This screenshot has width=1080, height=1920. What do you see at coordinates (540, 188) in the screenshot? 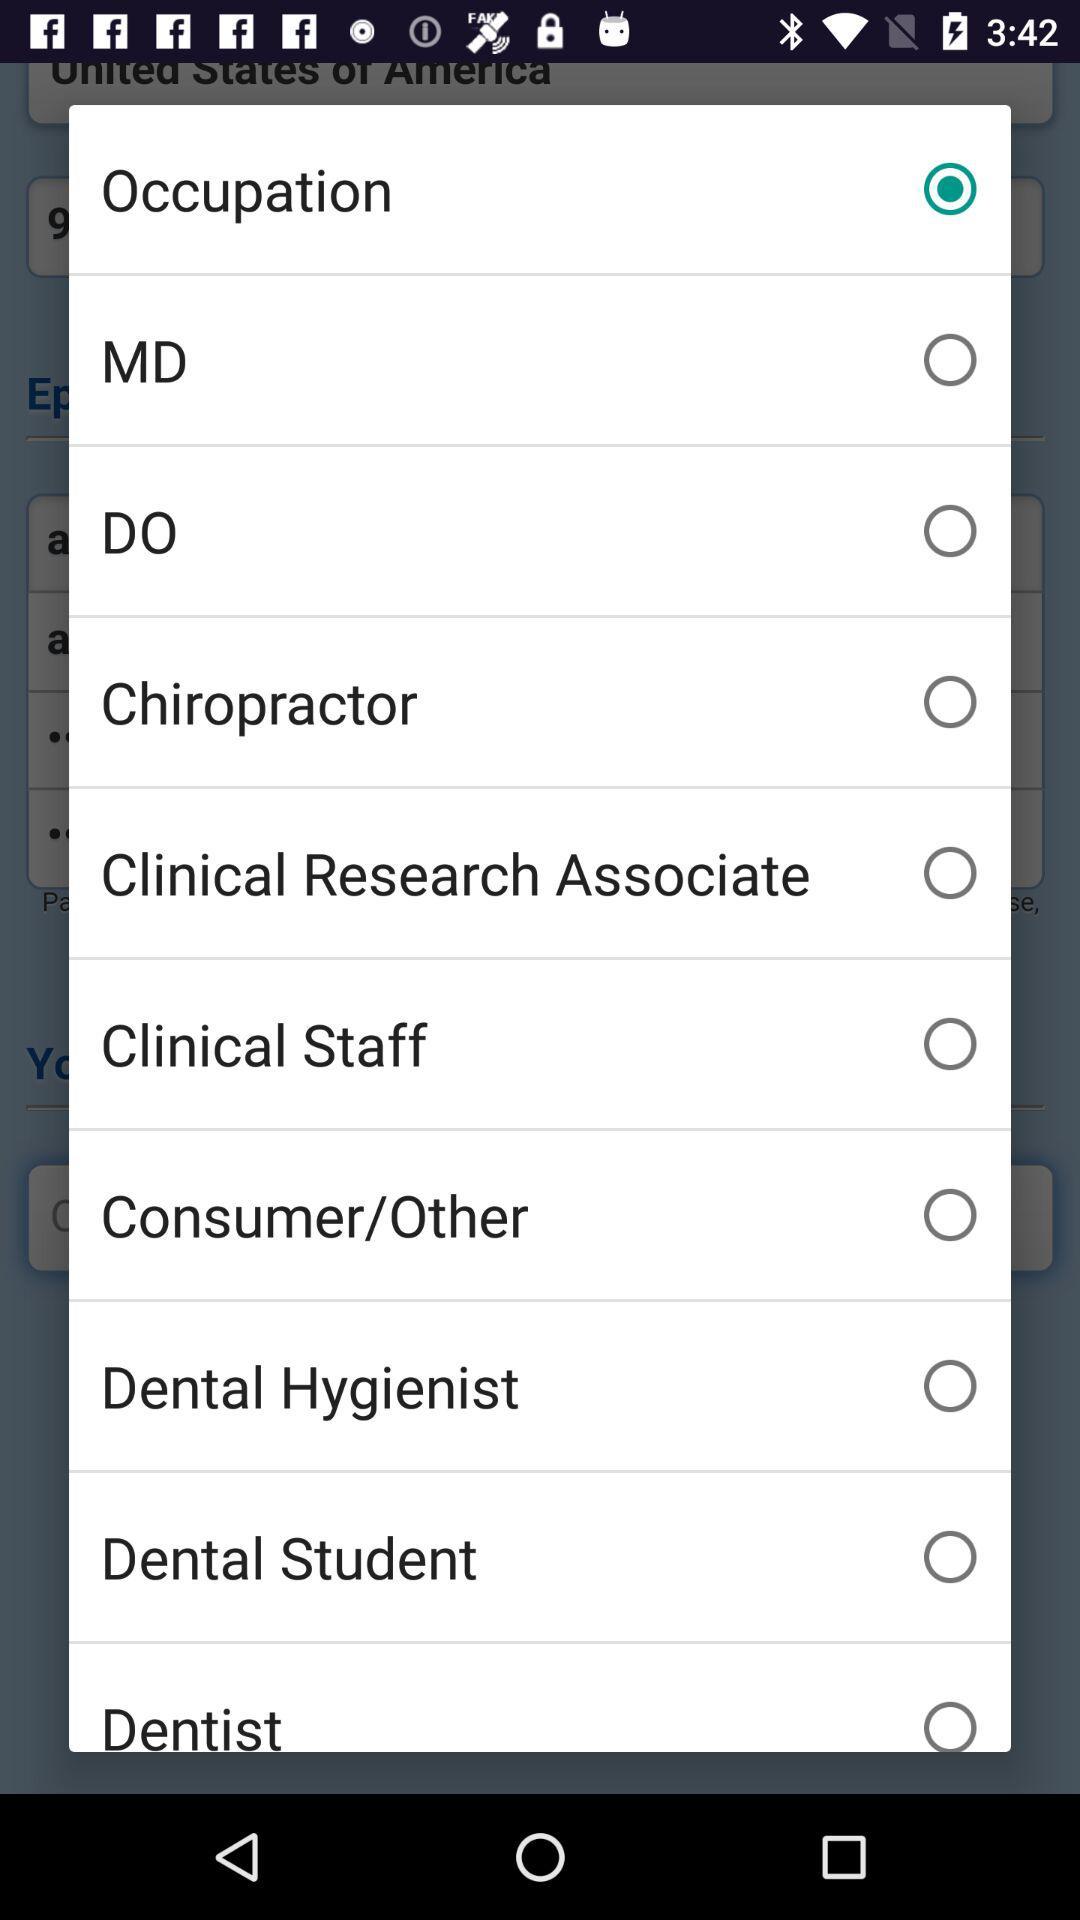
I see `icon above md` at bounding box center [540, 188].